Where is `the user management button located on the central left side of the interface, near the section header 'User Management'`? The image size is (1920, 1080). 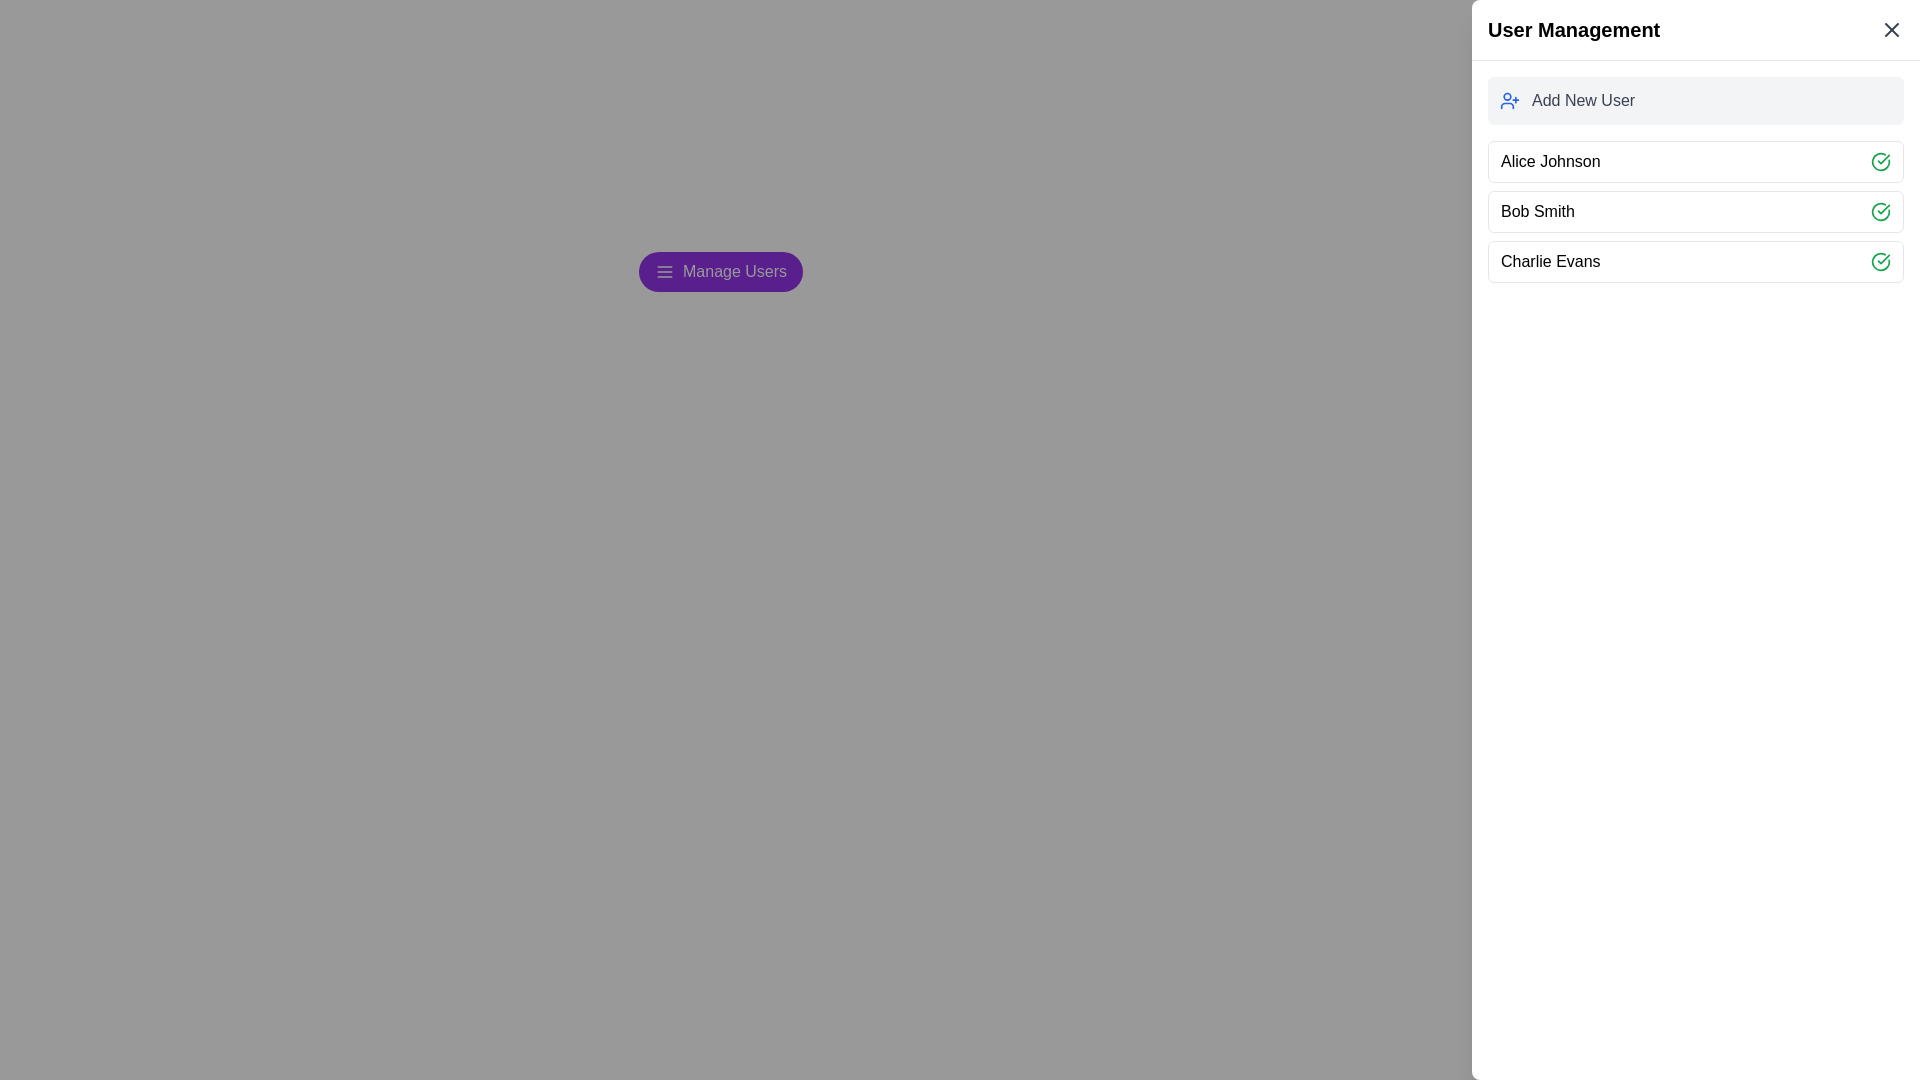
the user management button located on the central left side of the interface, near the section header 'User Management' is located at coordinates (720, 272).